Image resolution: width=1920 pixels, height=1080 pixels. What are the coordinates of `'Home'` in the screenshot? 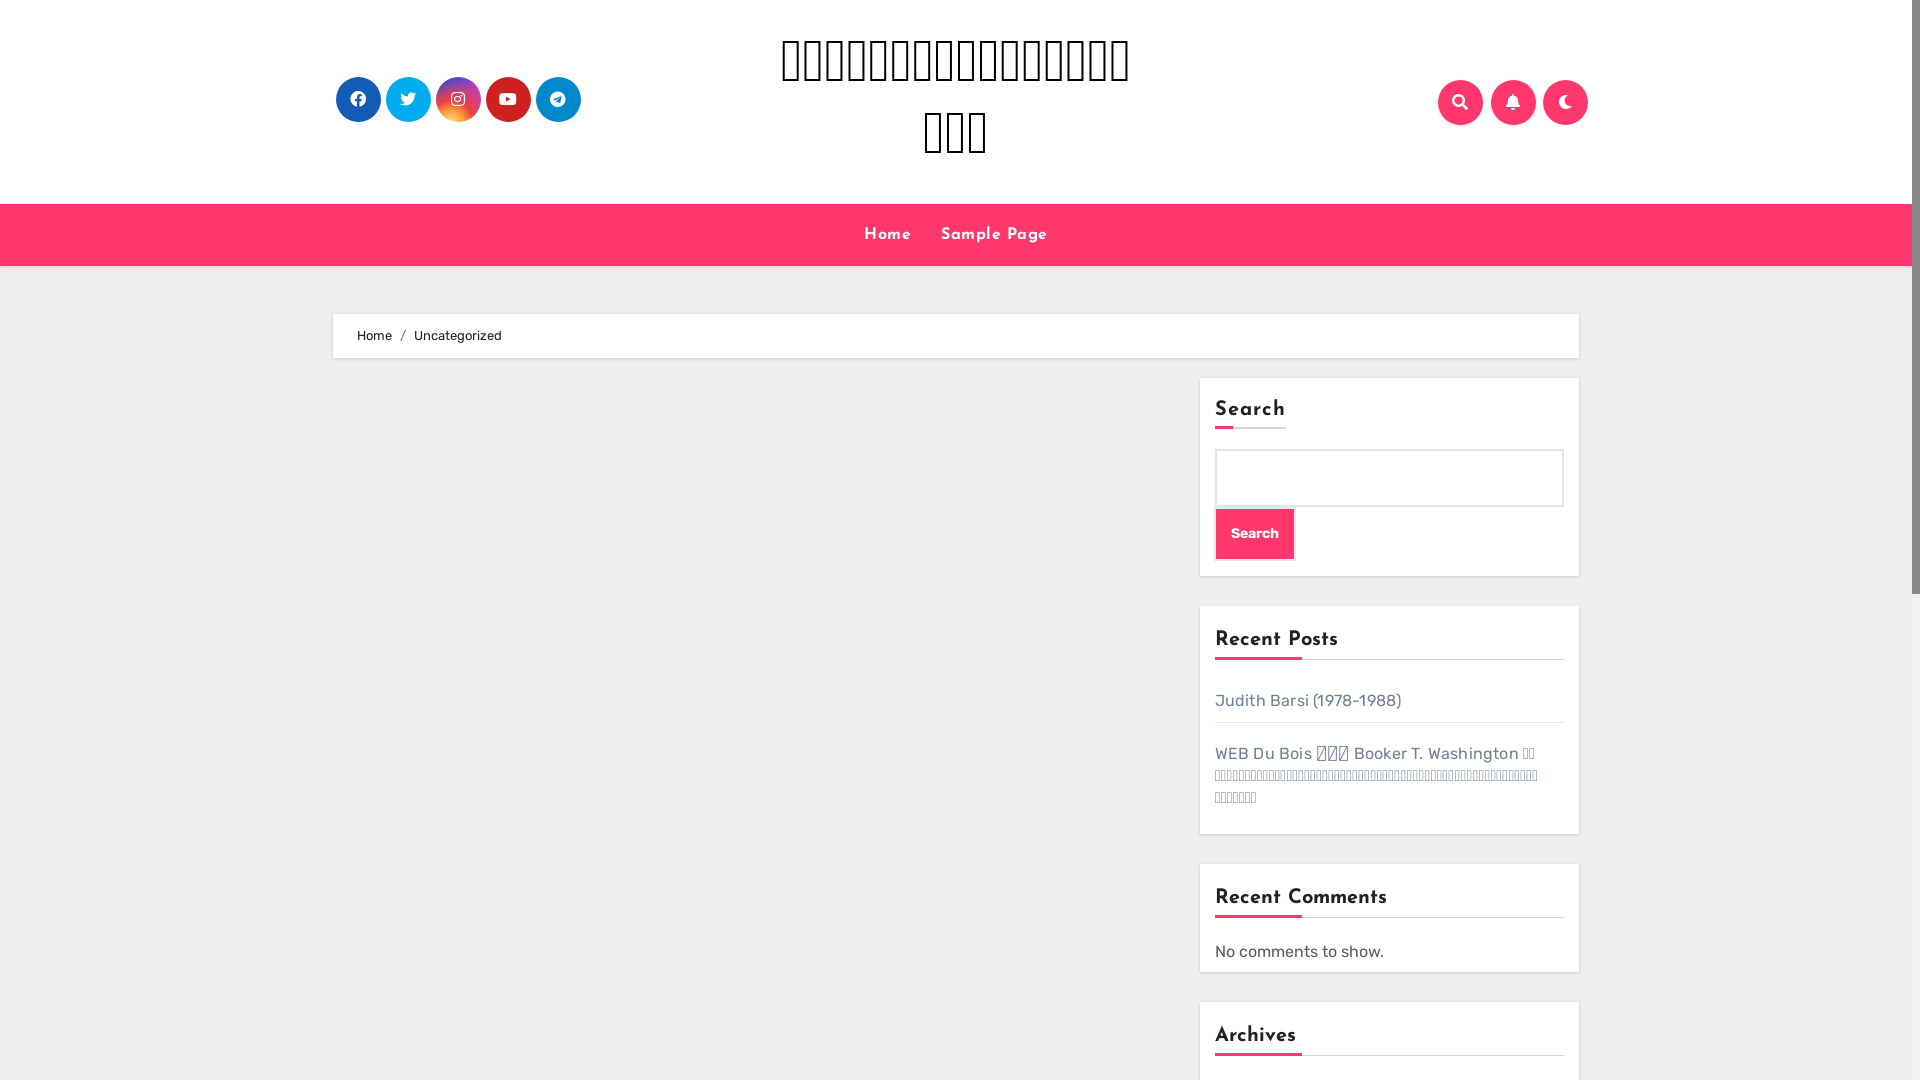 It's located at (886, 234).